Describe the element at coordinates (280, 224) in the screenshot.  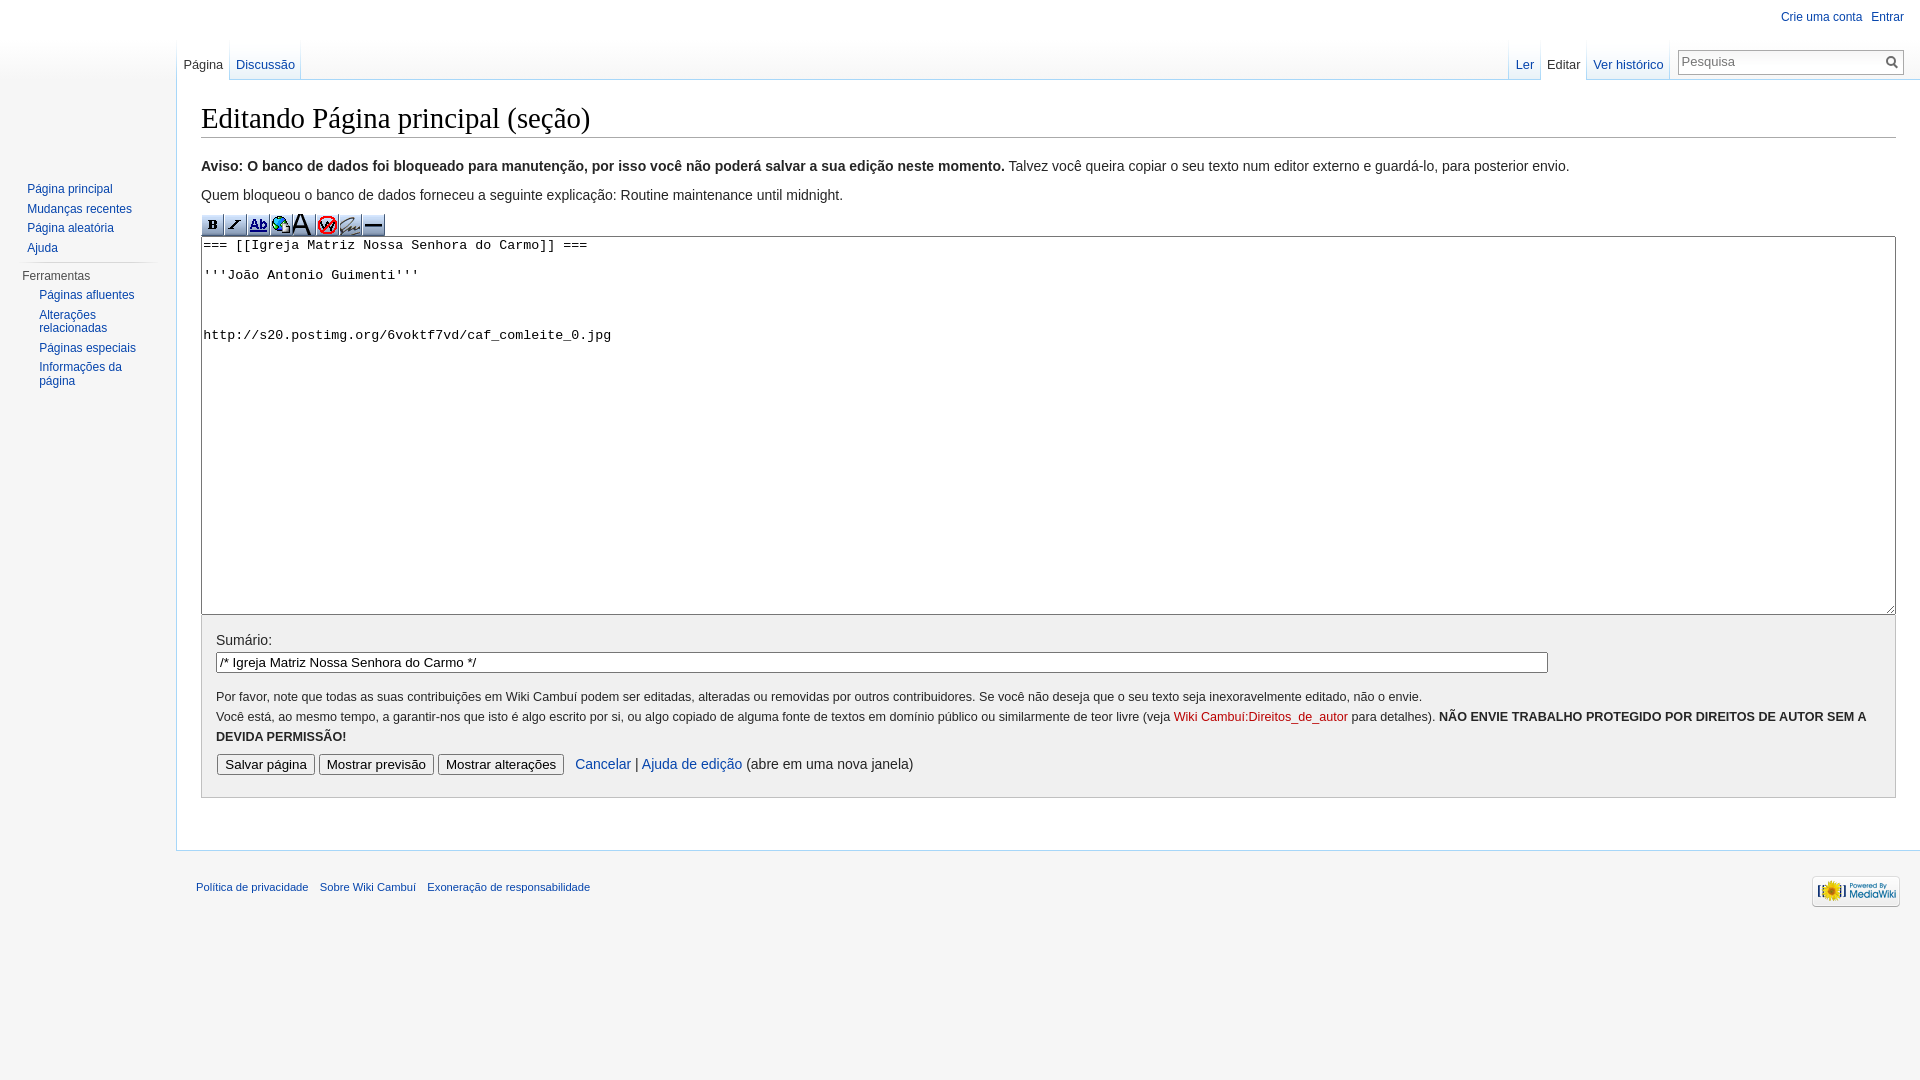
I see `'Link externo (lembre-se do prefixo http://)'` at that location.